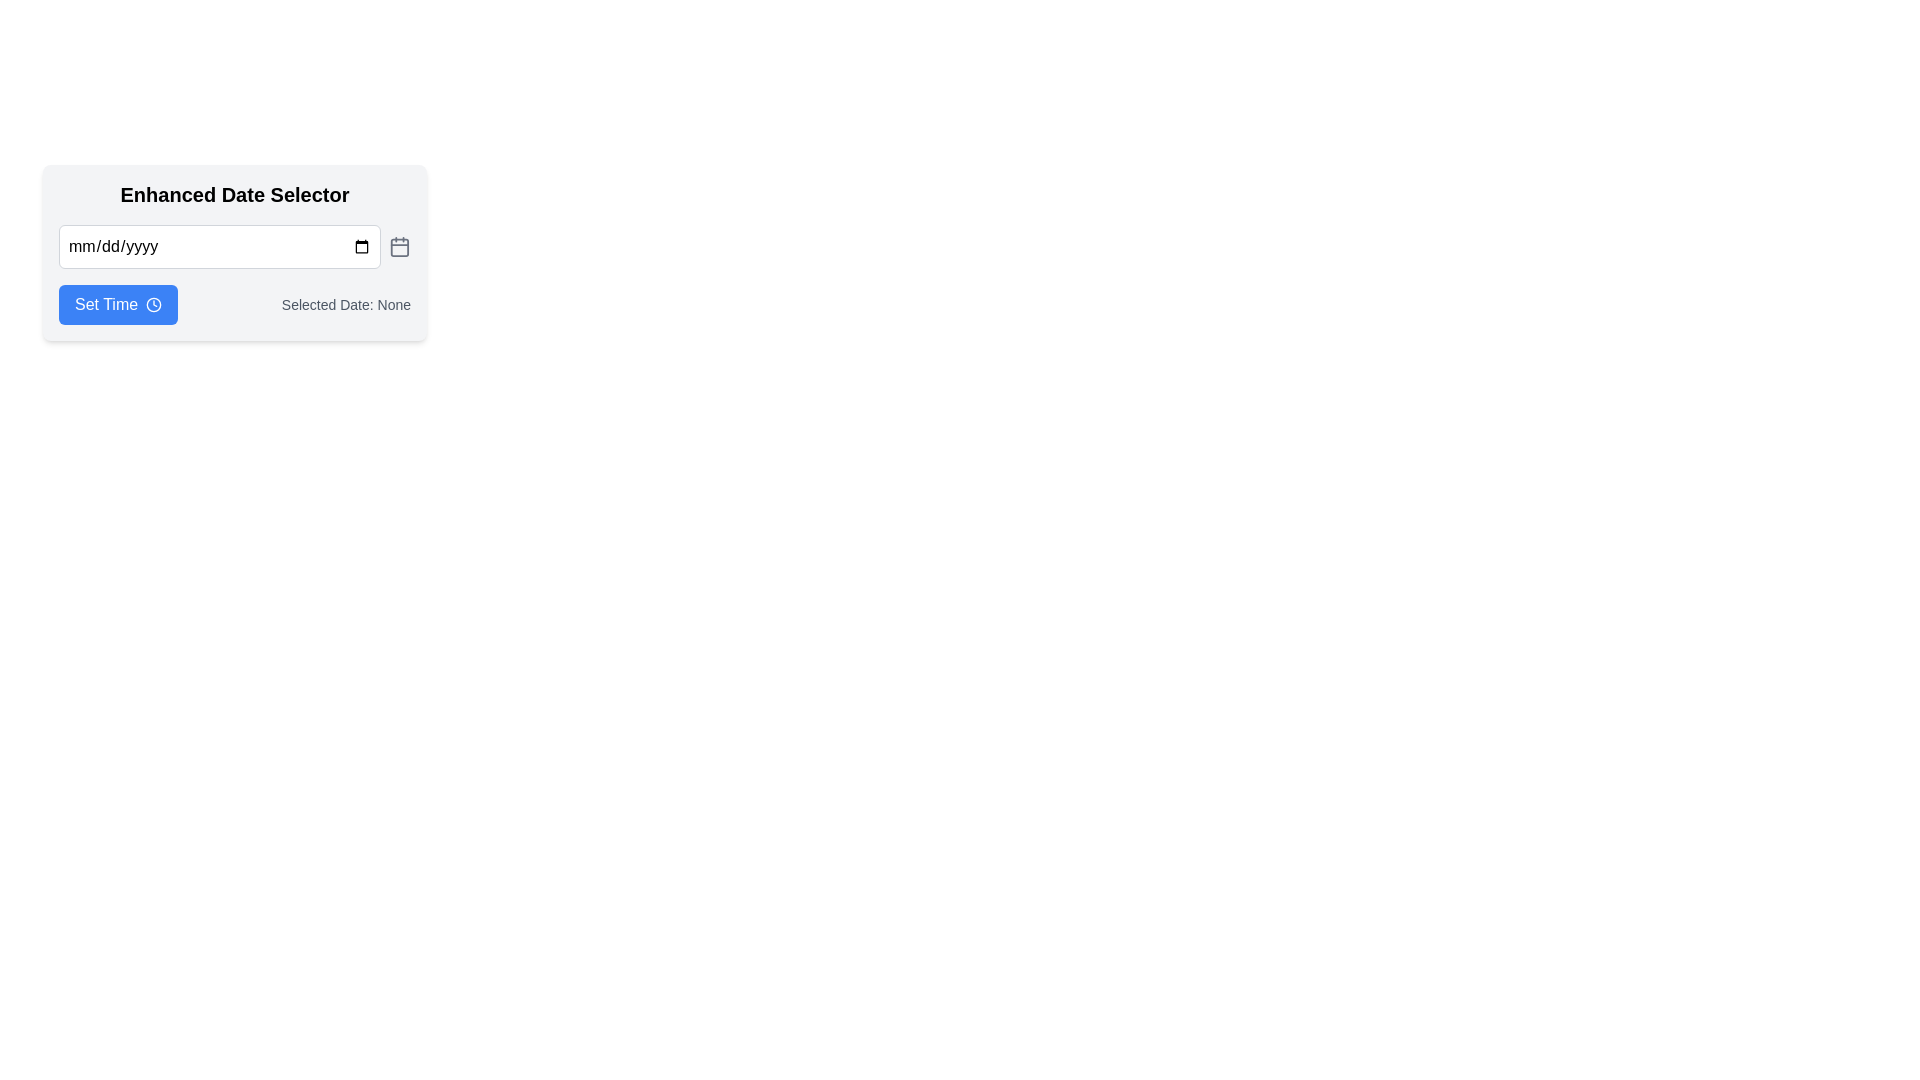  Describe the element at coordinates (153, 304) in the screenshot. I see `the small, circular clock icon with a blue background and white lines, located to the right edge of the 'Set Time' button in the 'Enhanced Date Selector' control panel to receive a tooltip` at that location.